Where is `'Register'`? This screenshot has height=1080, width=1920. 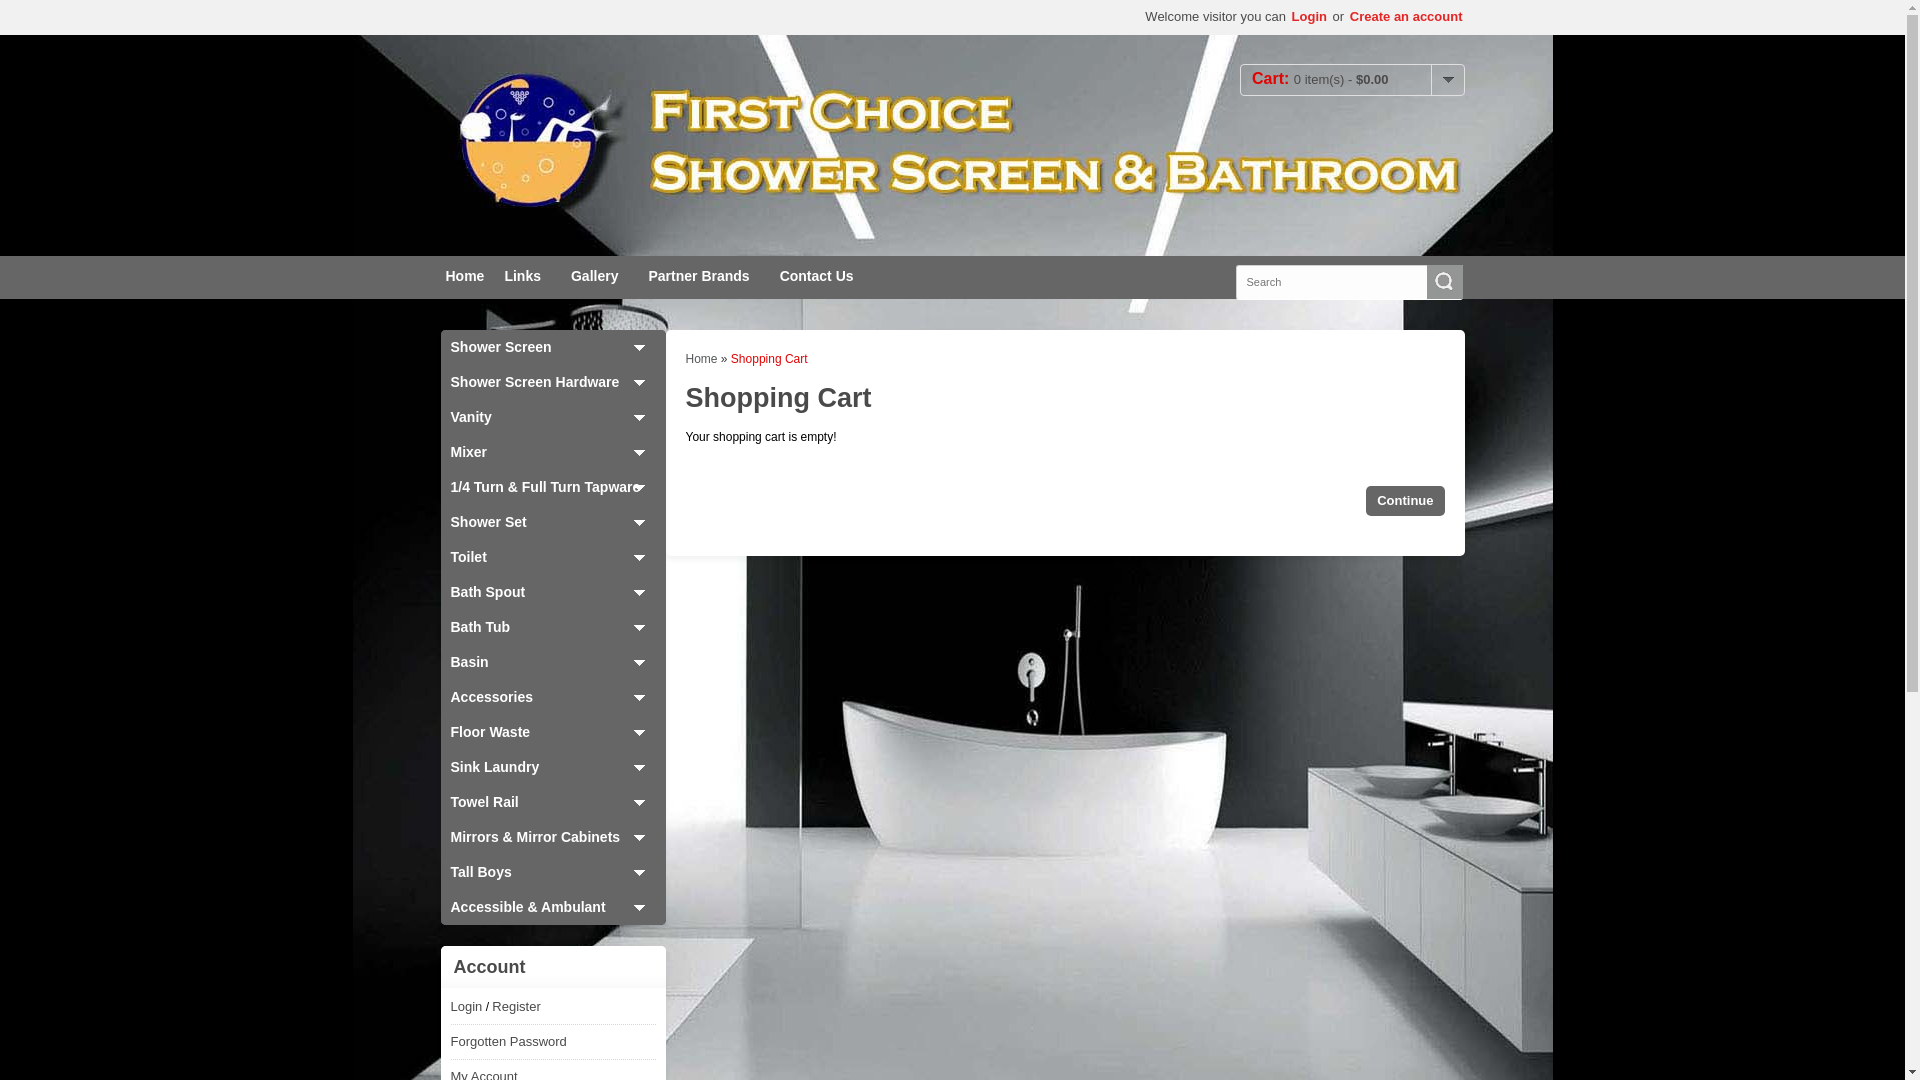 'Register' is located at coordinates (515, 1006).